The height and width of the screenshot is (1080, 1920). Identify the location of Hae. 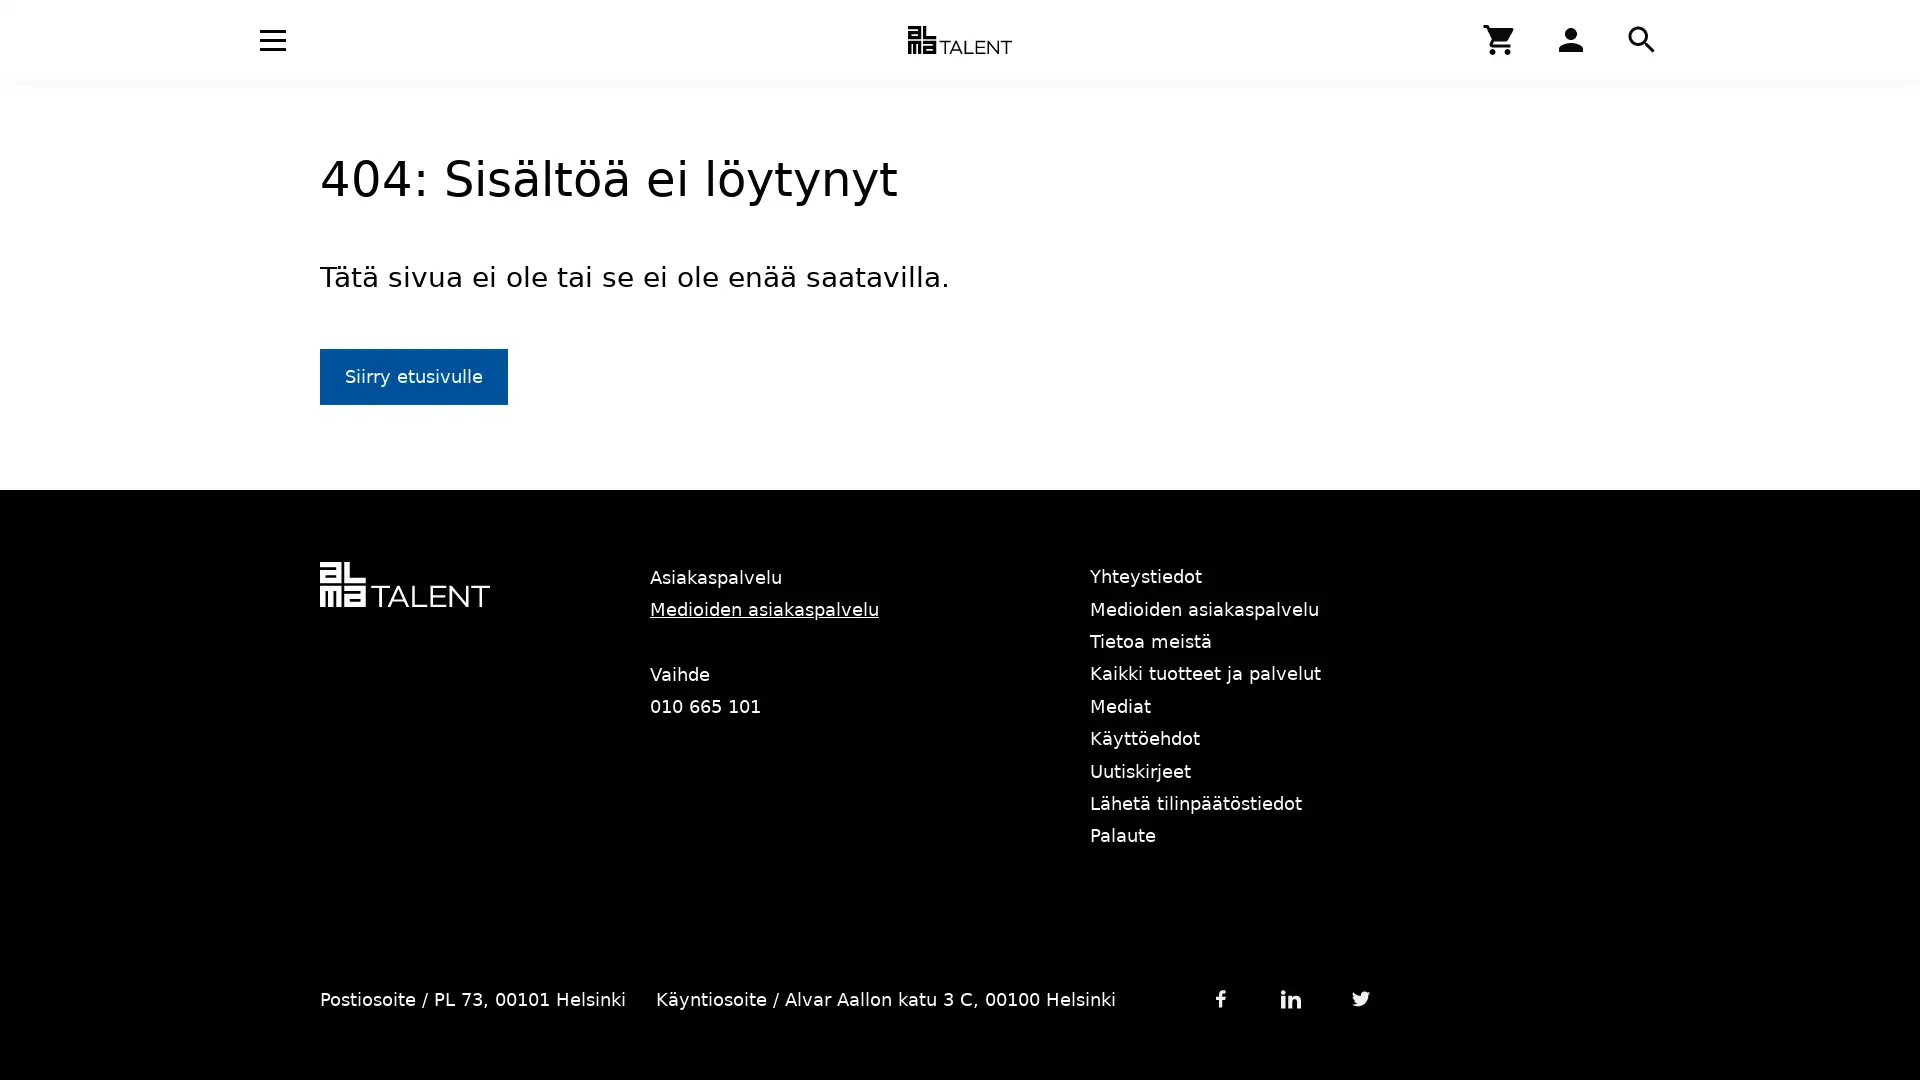
(1641, 39).